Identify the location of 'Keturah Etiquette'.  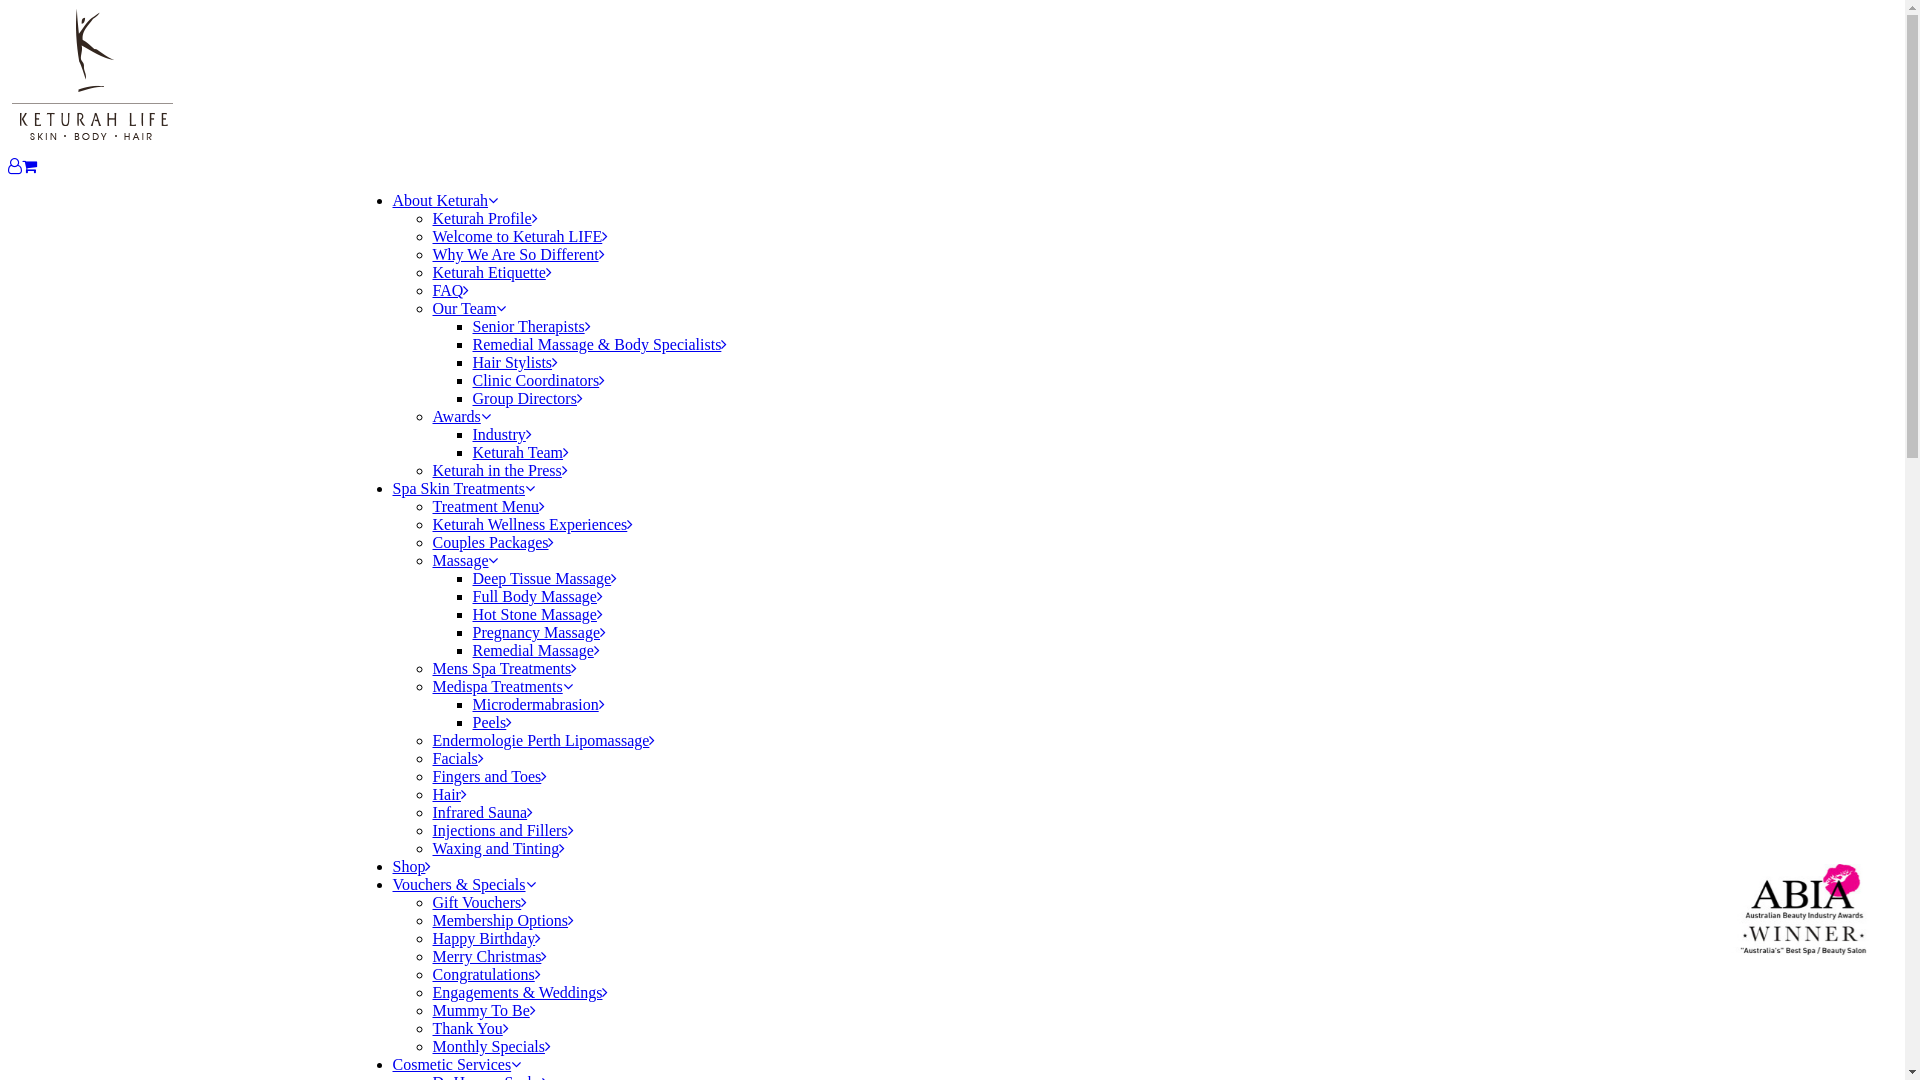
(491, 272).